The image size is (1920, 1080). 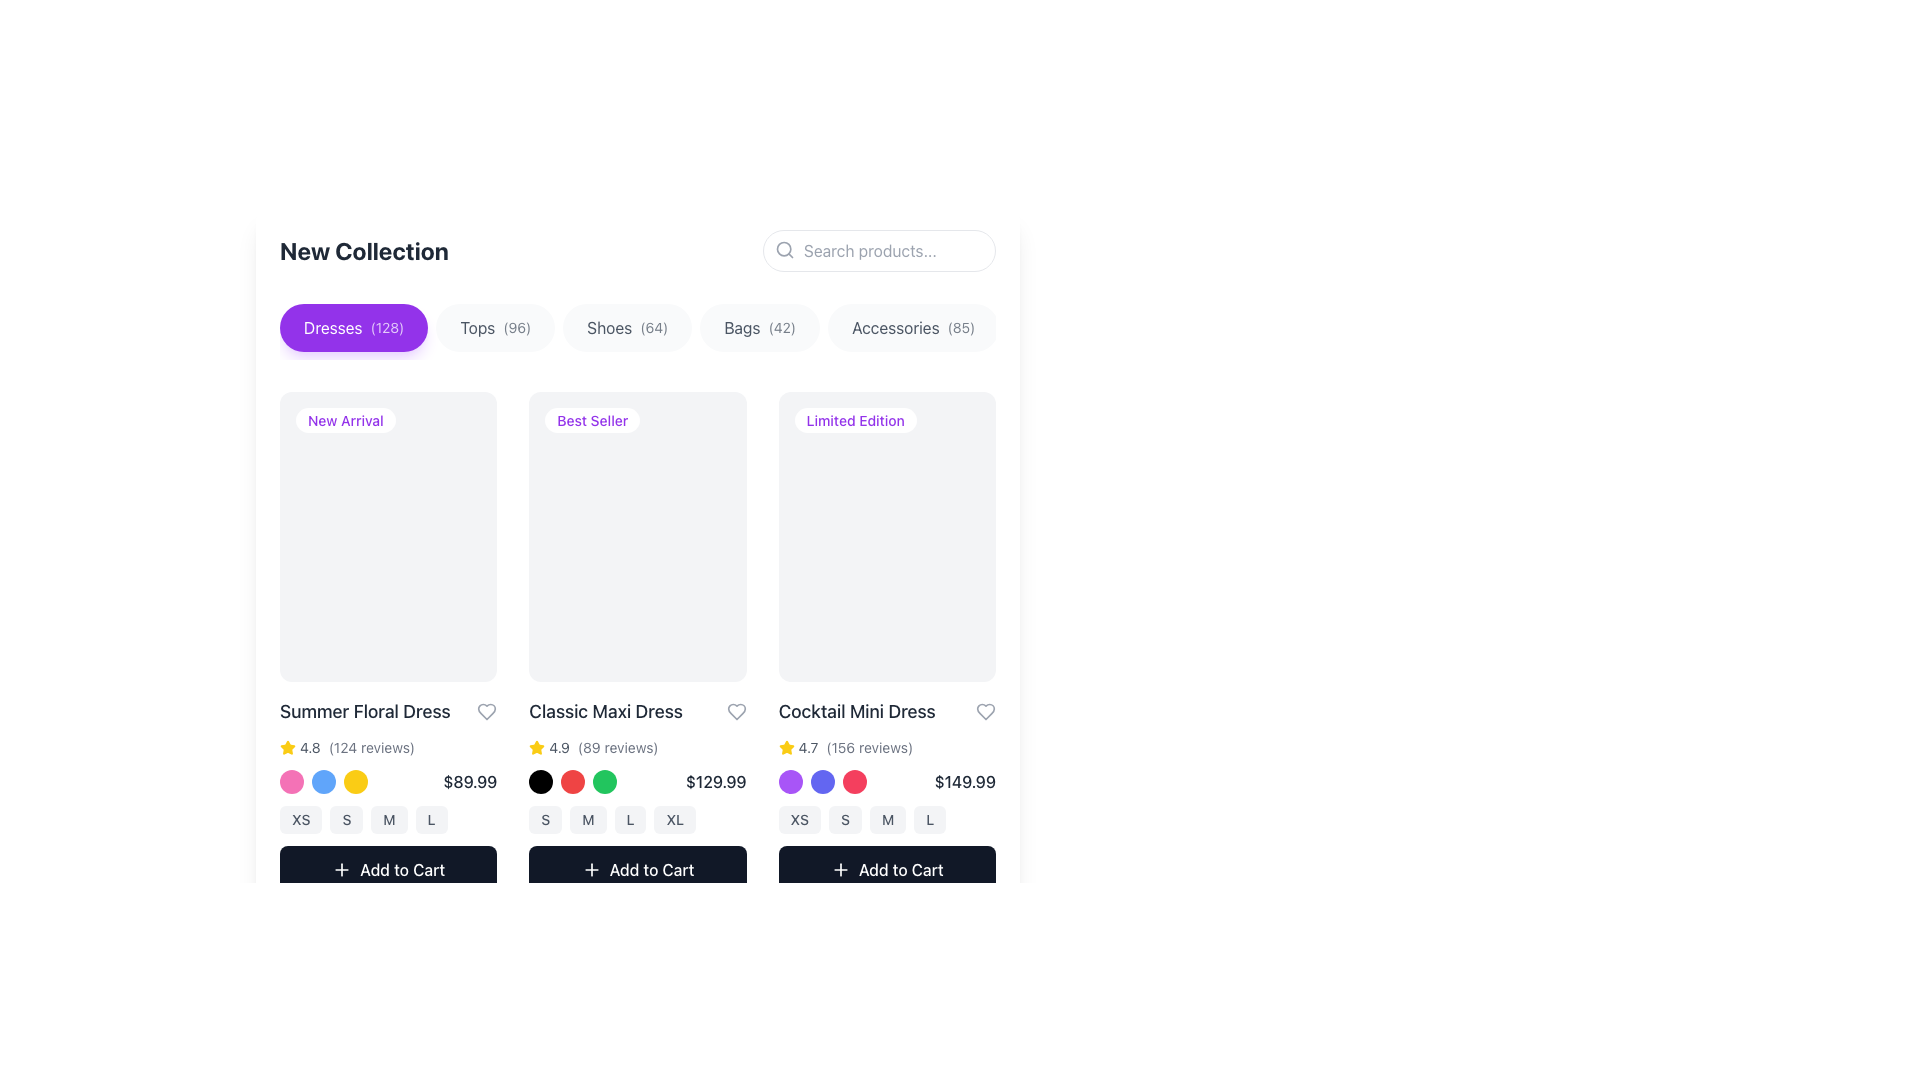 What do you see at coordinates (855, 419) in the screenshot?
I see `the 'Limited Edition' label styled as a rounded rectangle with purple text on a white background` at bounding box center [855, 419].